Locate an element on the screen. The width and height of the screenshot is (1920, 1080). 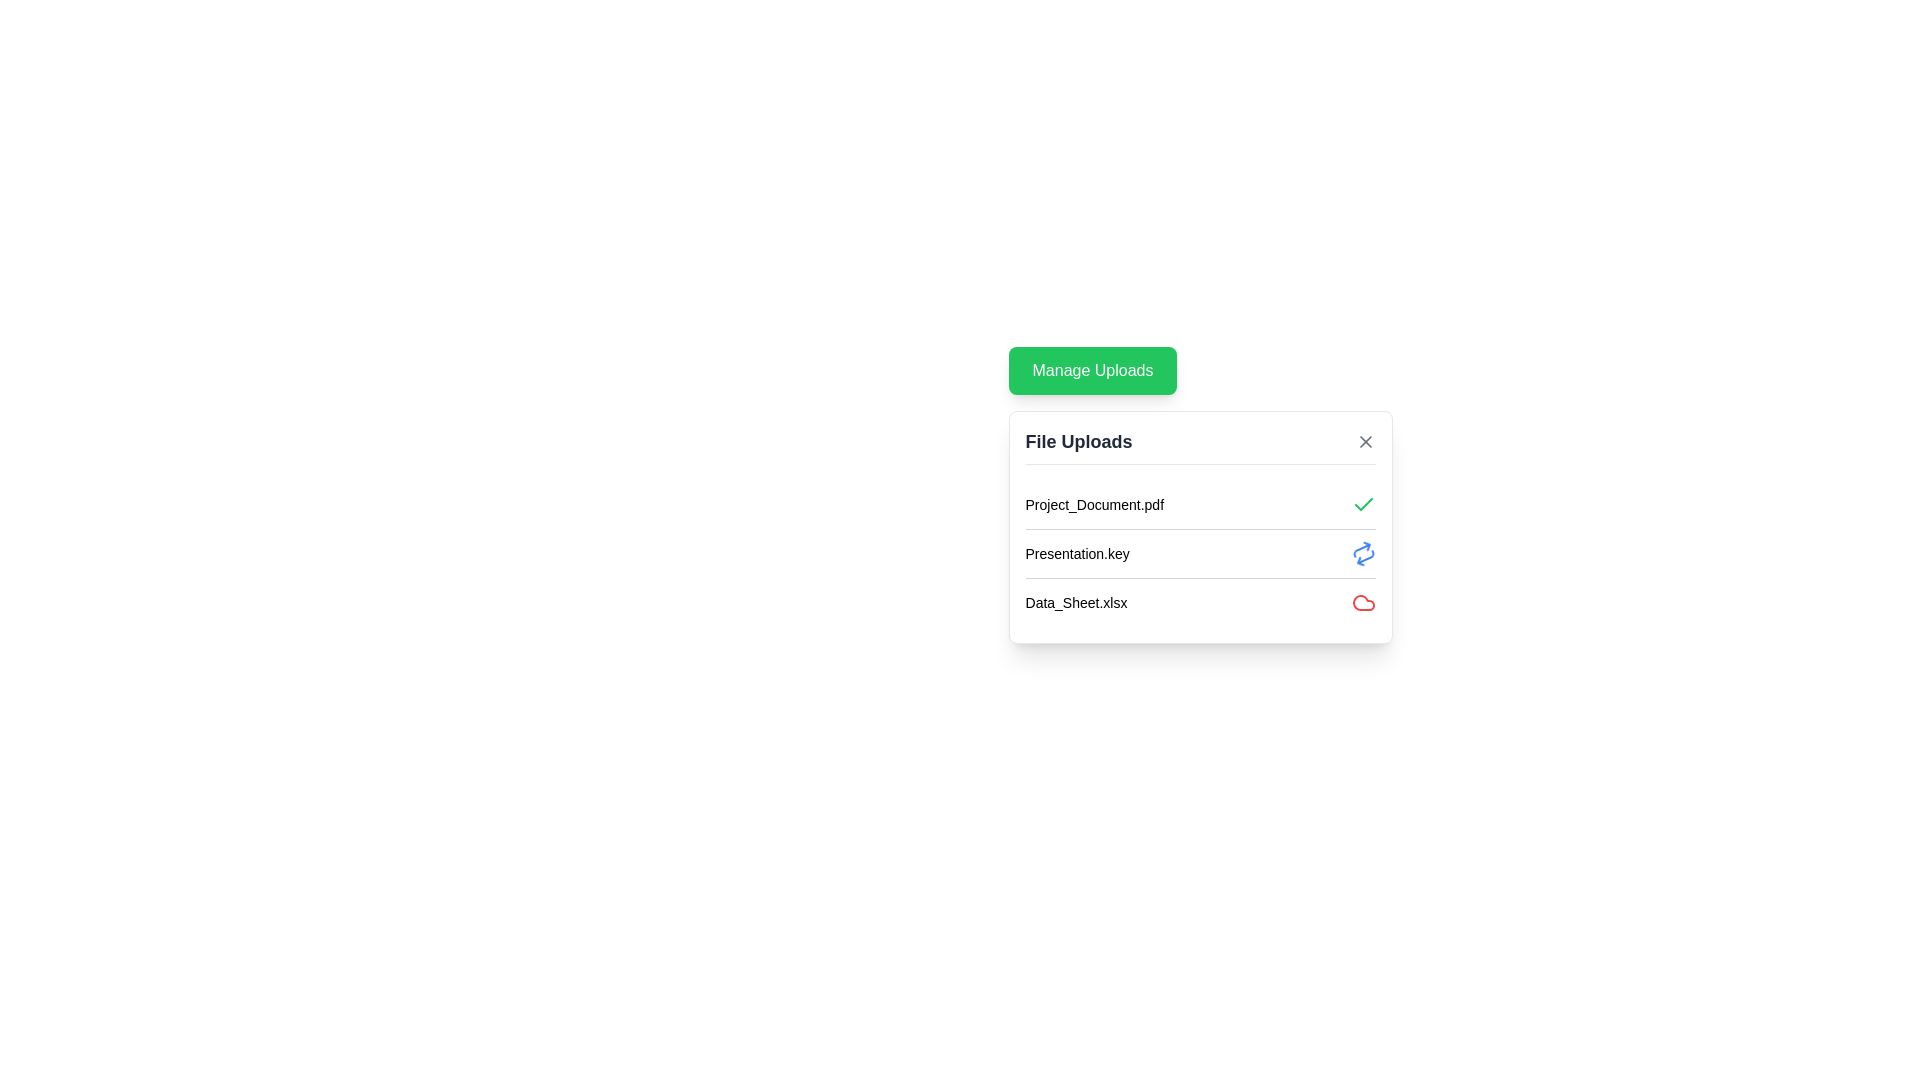
the text label displaying 'Presentation.key' in the second row of the 'File Uploads' list is located at coordinates (1076, 554).